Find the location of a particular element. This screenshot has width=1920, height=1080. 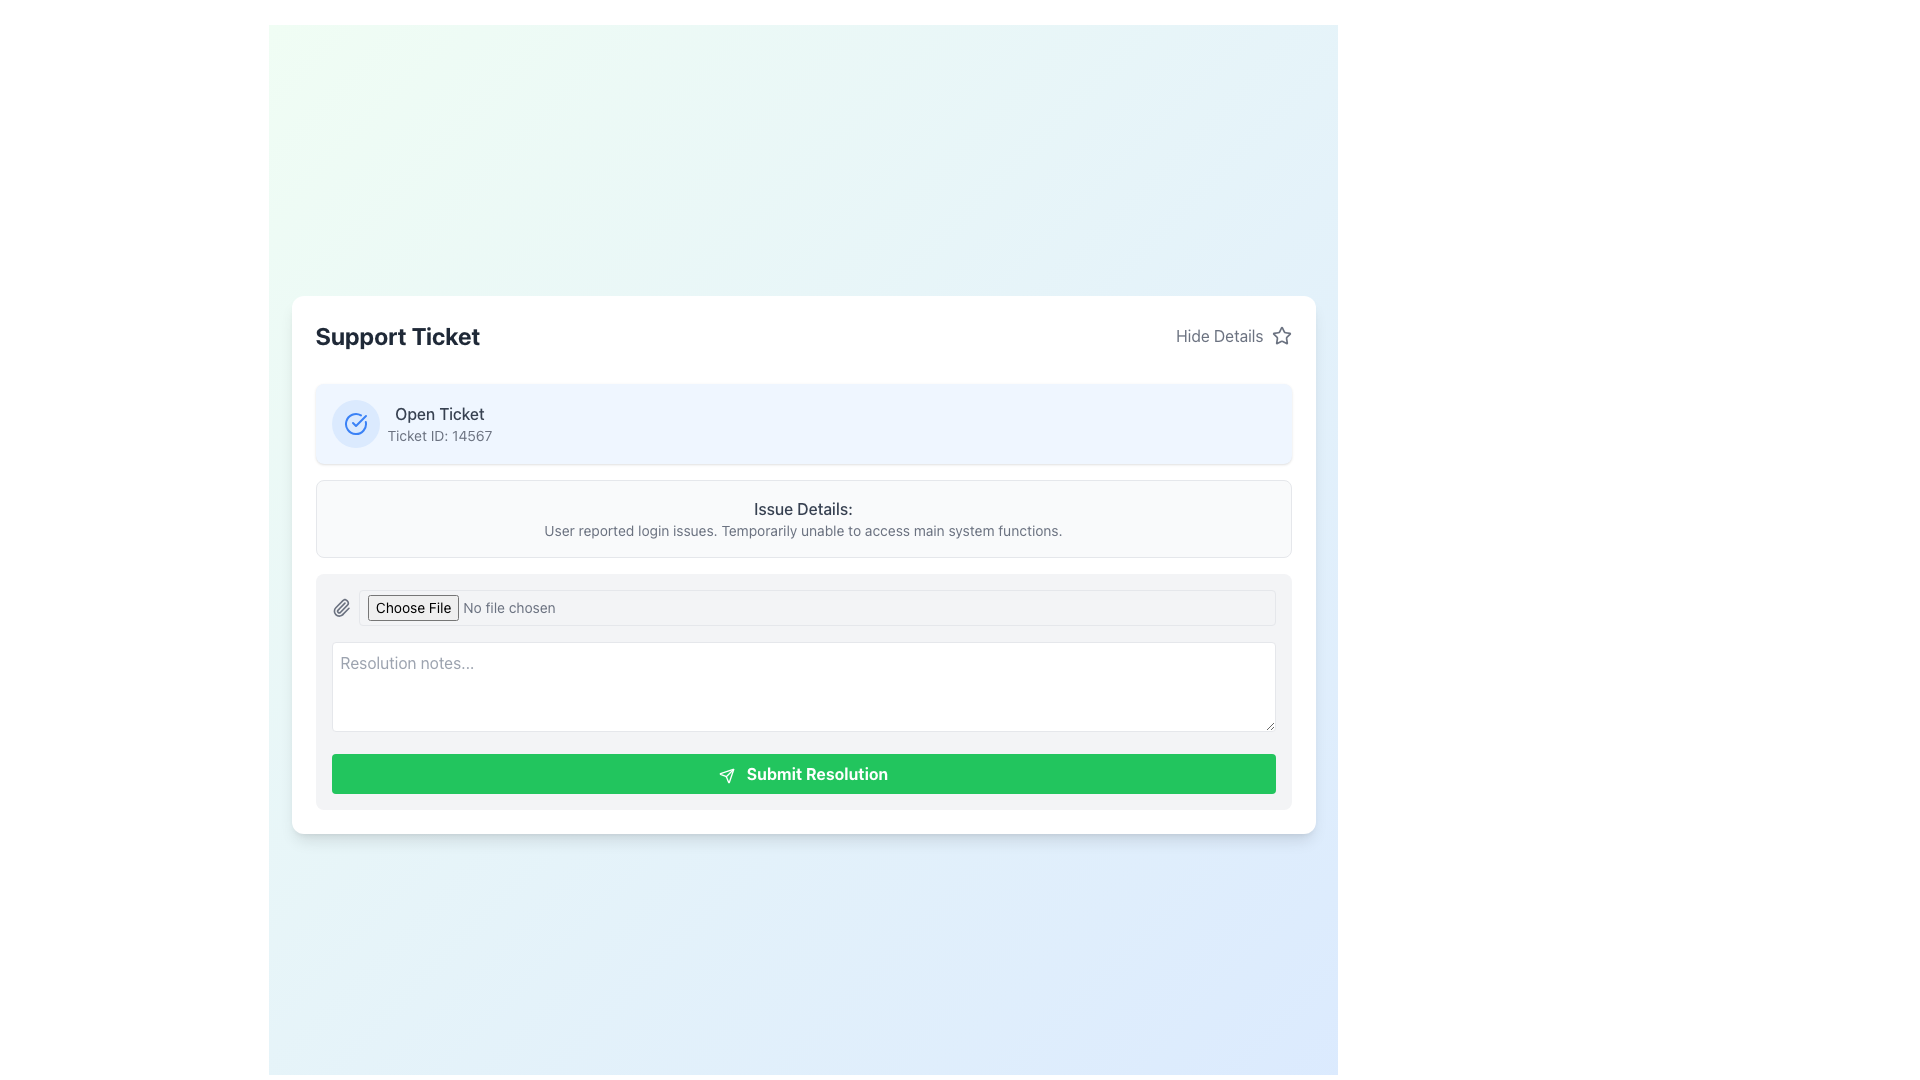

the gray star icon located at the top-right corner of the interface, adjacent to the 'Hide Details' text is located at coordinates (1281, 334).